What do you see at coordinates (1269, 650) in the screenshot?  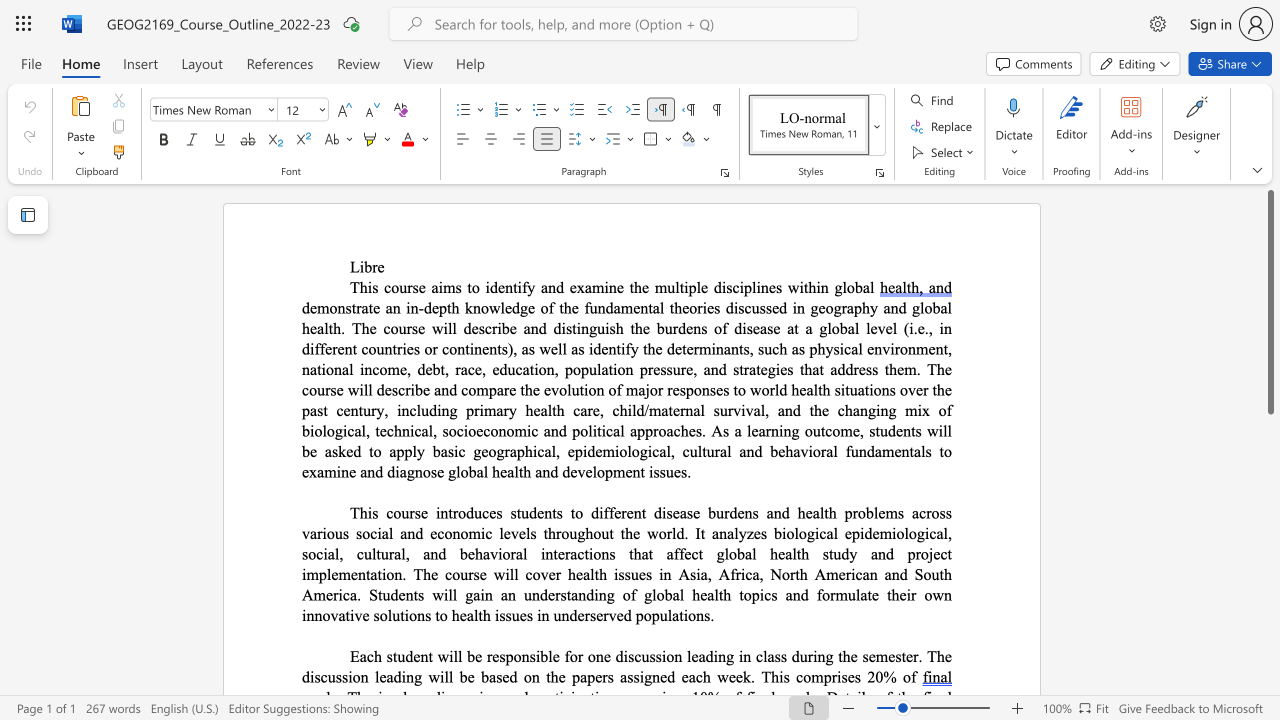 I see `the vertical scrollbar to lower the page content` at bounding box center [1269, 650].